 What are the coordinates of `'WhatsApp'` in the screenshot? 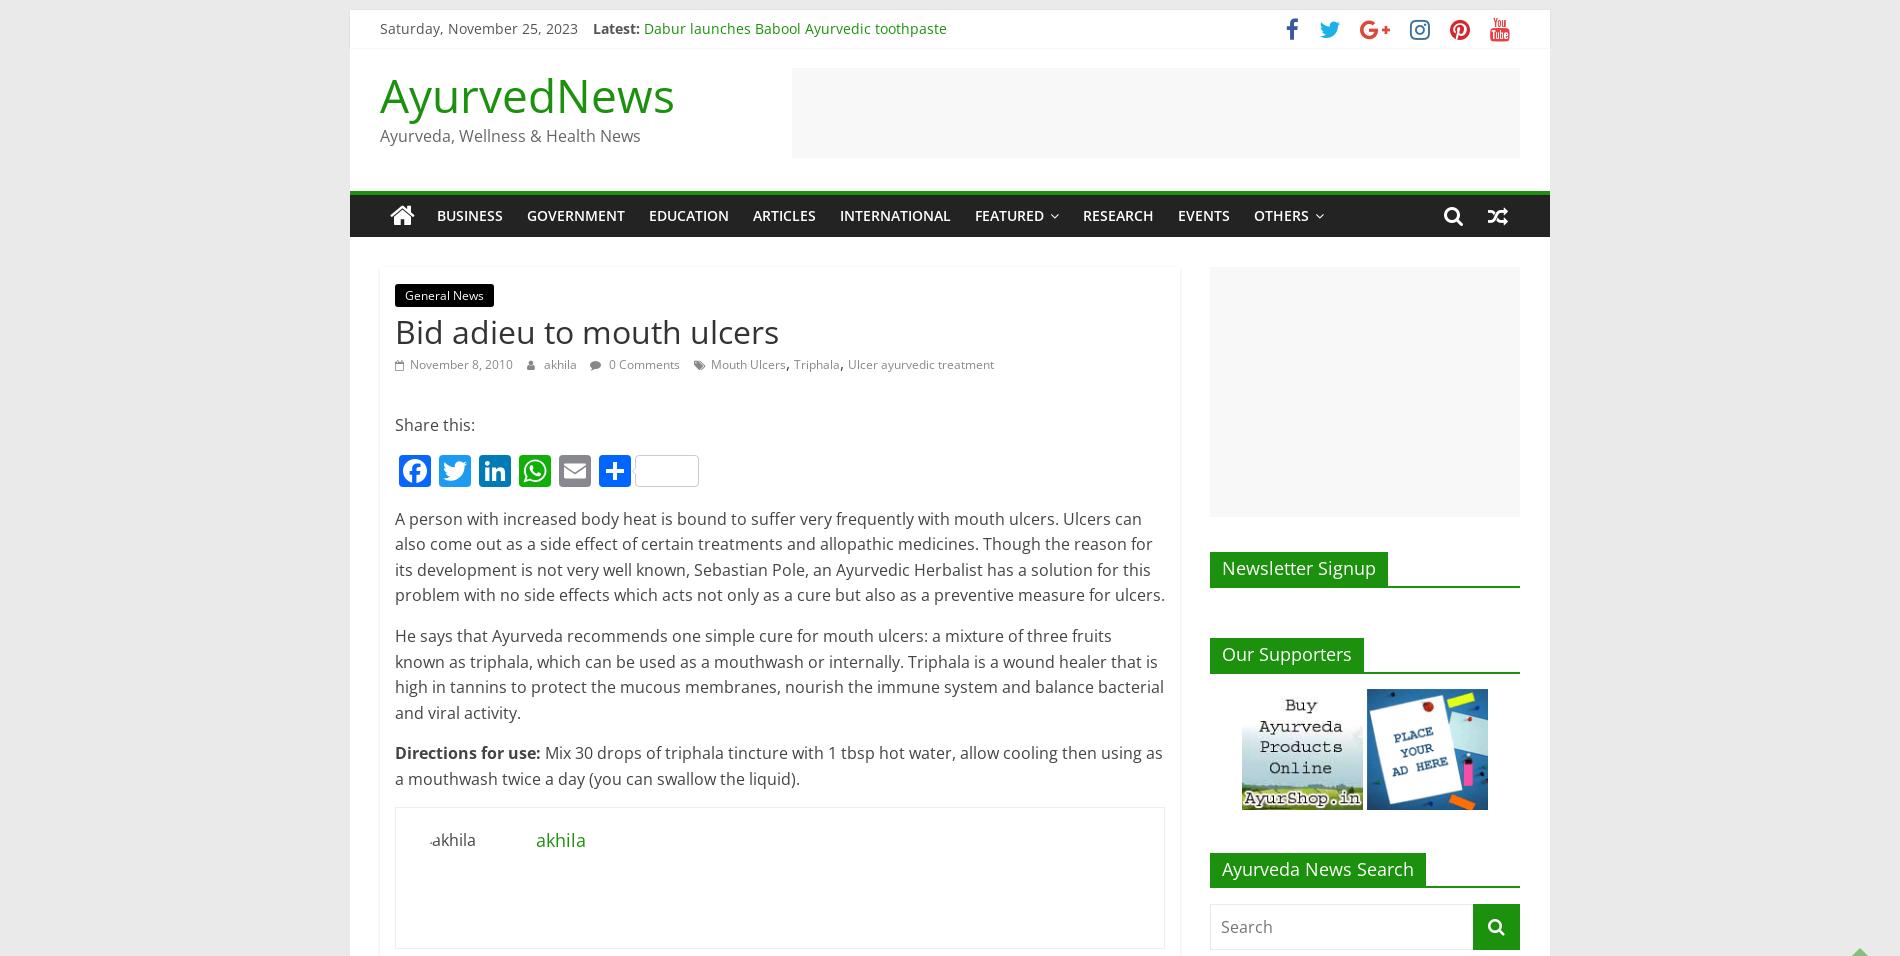 It's located at (551, 564).